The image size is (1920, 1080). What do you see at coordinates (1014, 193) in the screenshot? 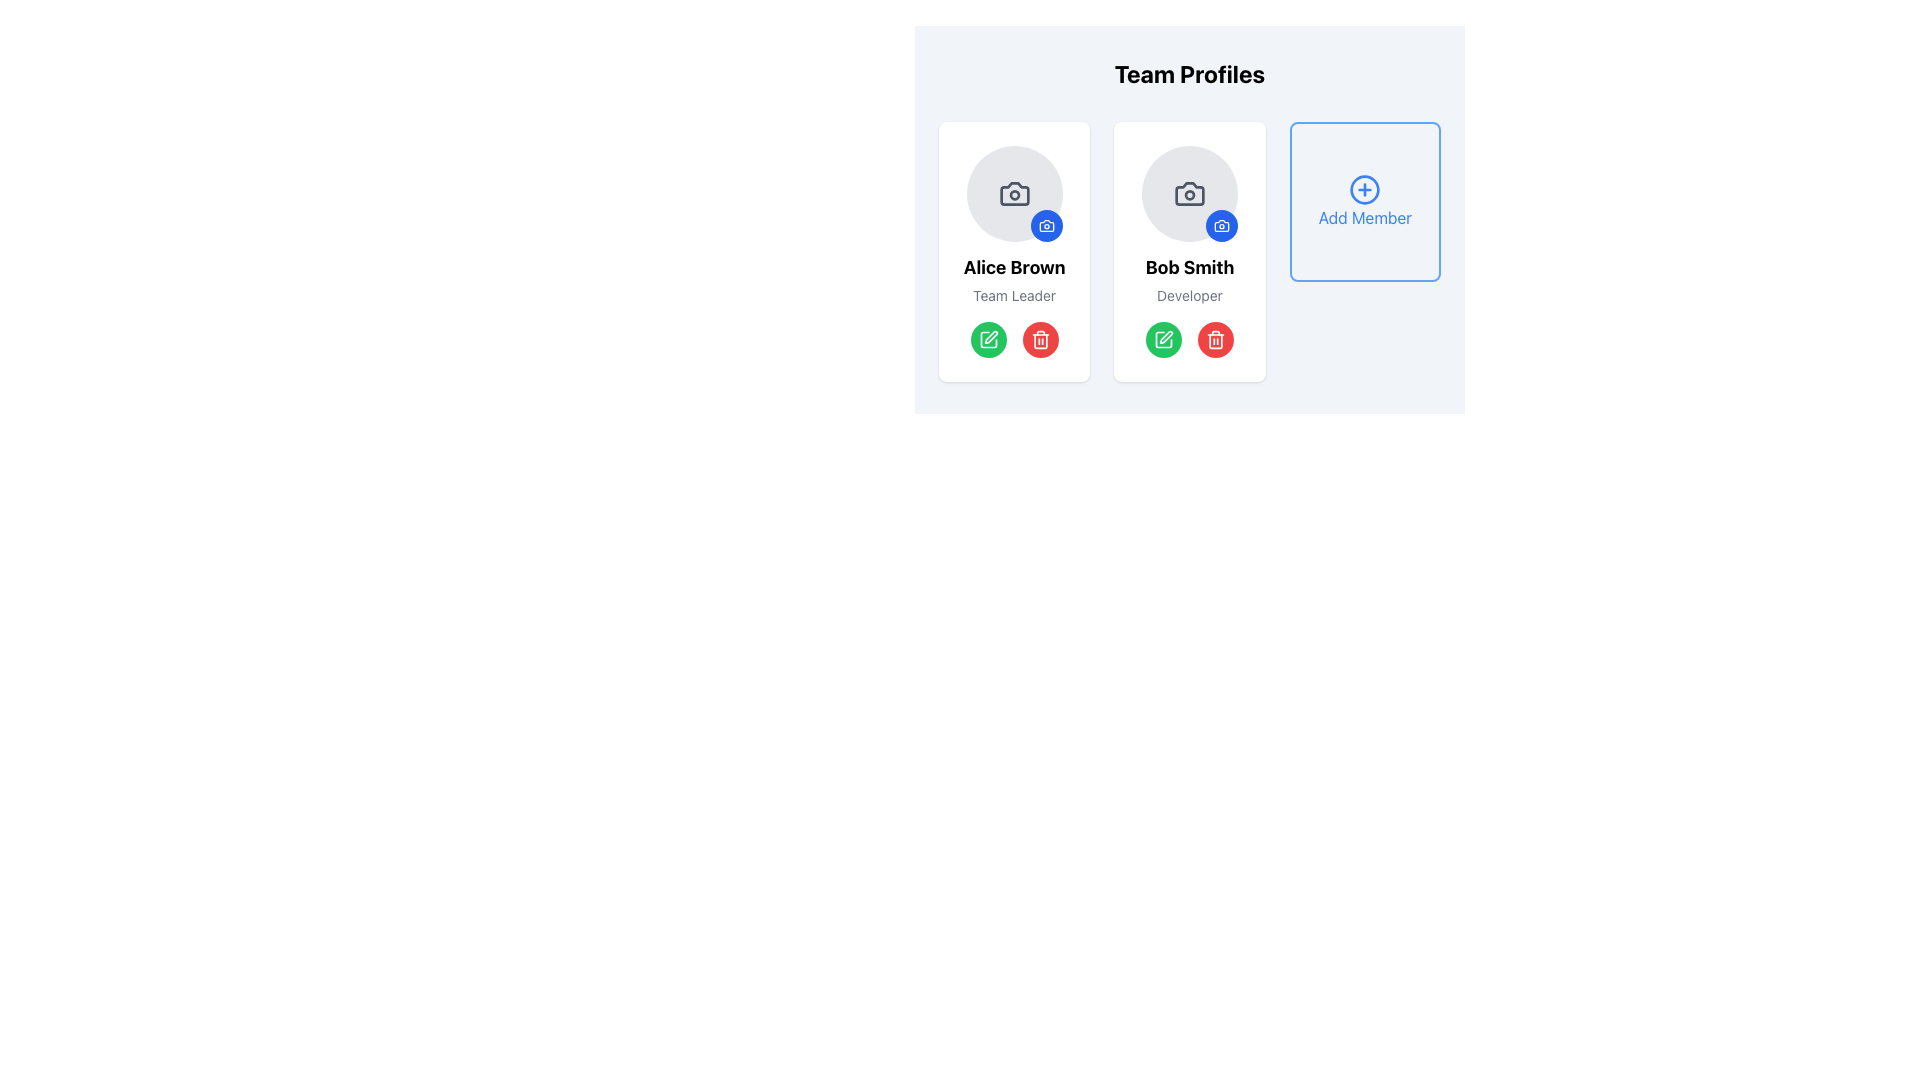
I see `the blue circular button with a white camera icon overlaying the gray circular placeholder in the profile picture section of Alice Brown's team member card to upload or change the profile picture` at bounding box center [1014, 193].